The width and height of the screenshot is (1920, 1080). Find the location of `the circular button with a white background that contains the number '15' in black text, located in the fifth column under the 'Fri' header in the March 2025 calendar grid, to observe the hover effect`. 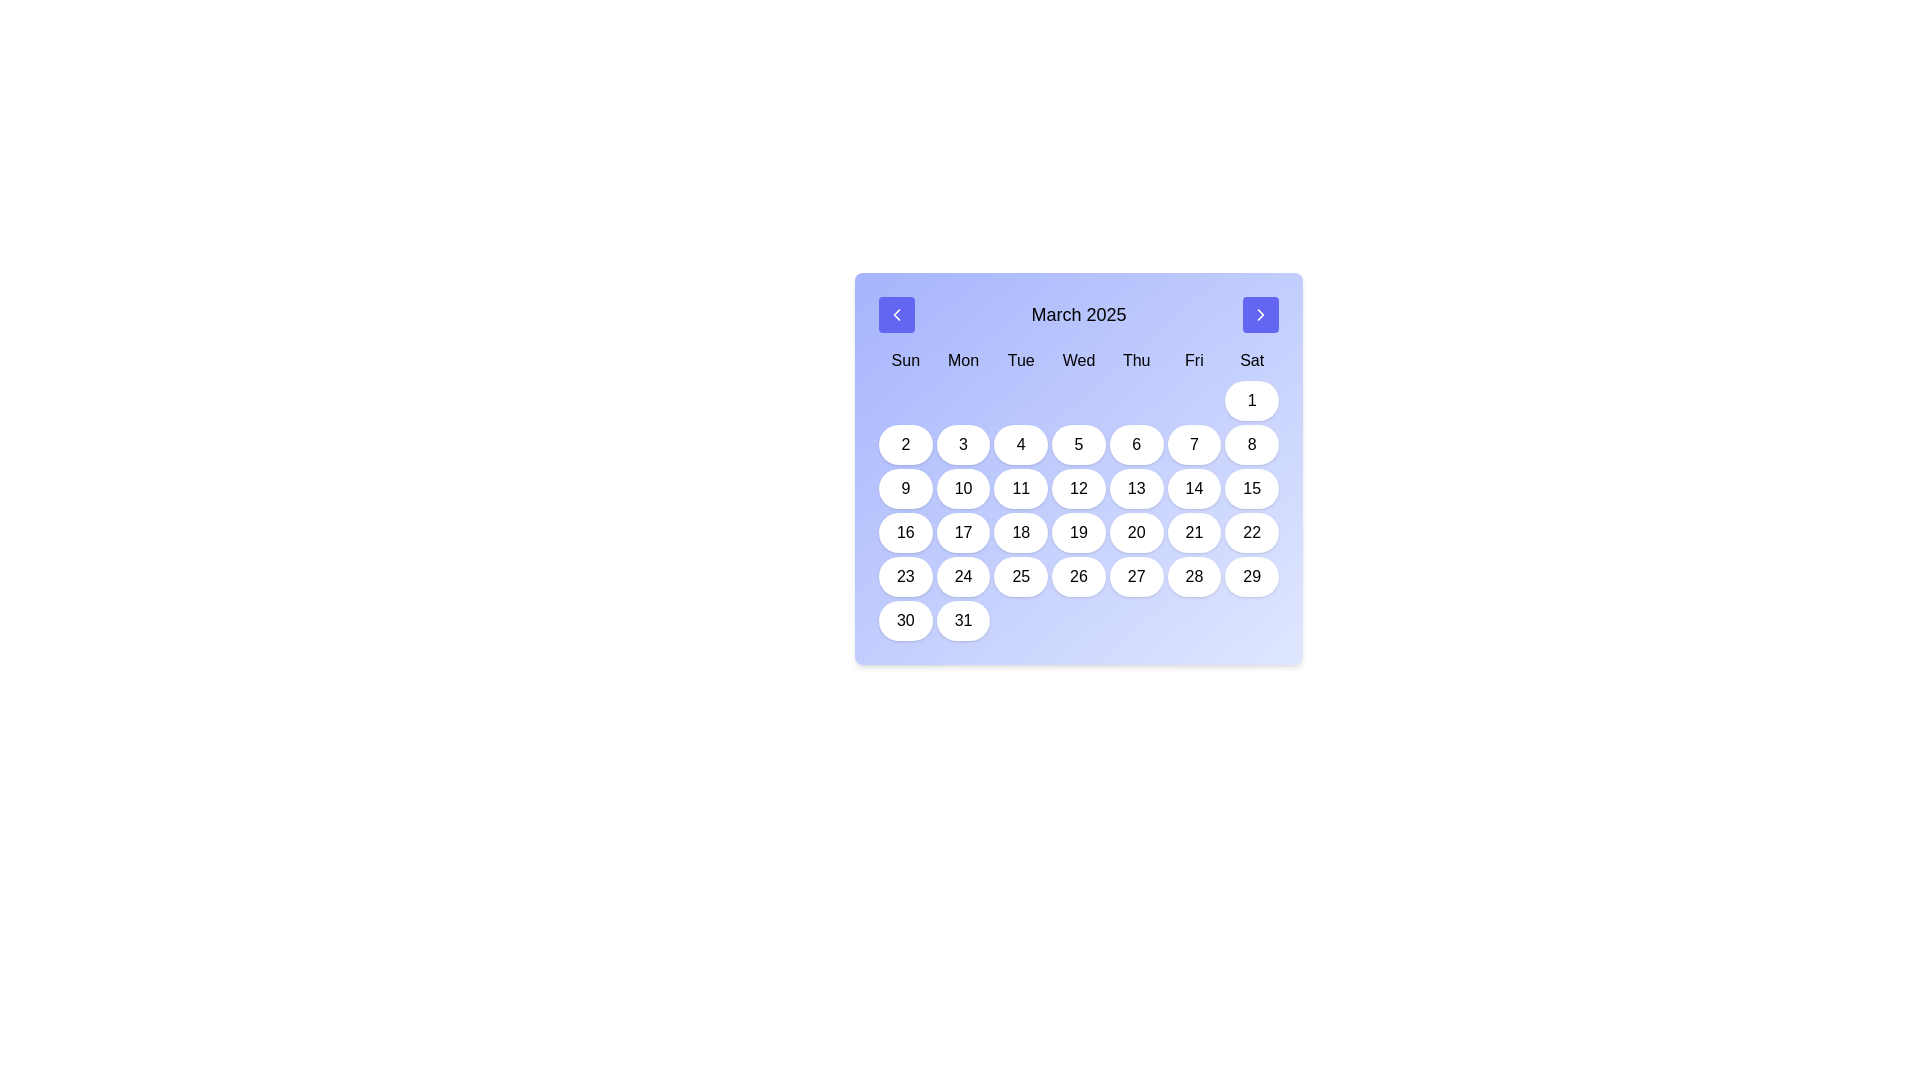

the circular button with a white background that contains the number '15' in black text, located in the fifth column under the 'Fri' header in the March 2025 calendar grid, to observe the hover effect is located at coordinates (1251, 489).